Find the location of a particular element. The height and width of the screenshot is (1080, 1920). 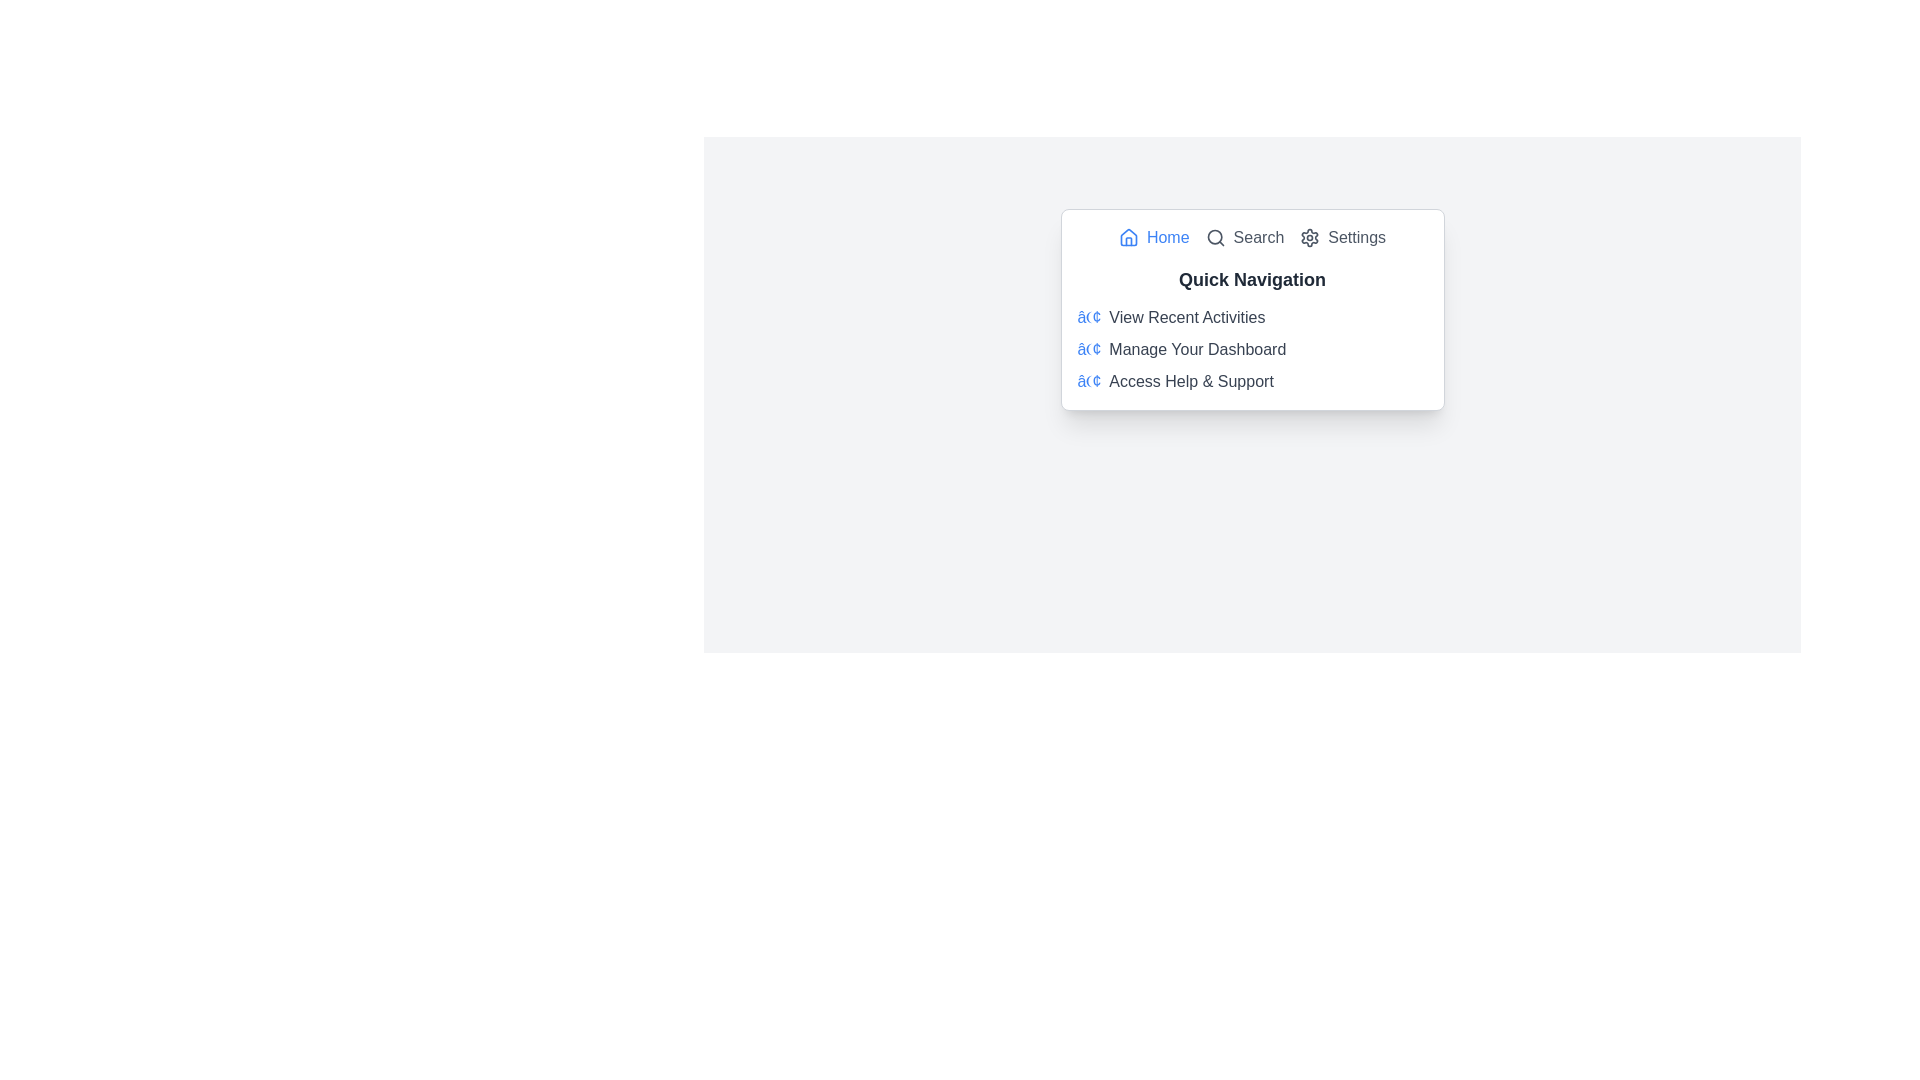

the second option in the 'Quick Navigation' menu, which is for managing the user's dashboard is located at coordinates (1251, 349).